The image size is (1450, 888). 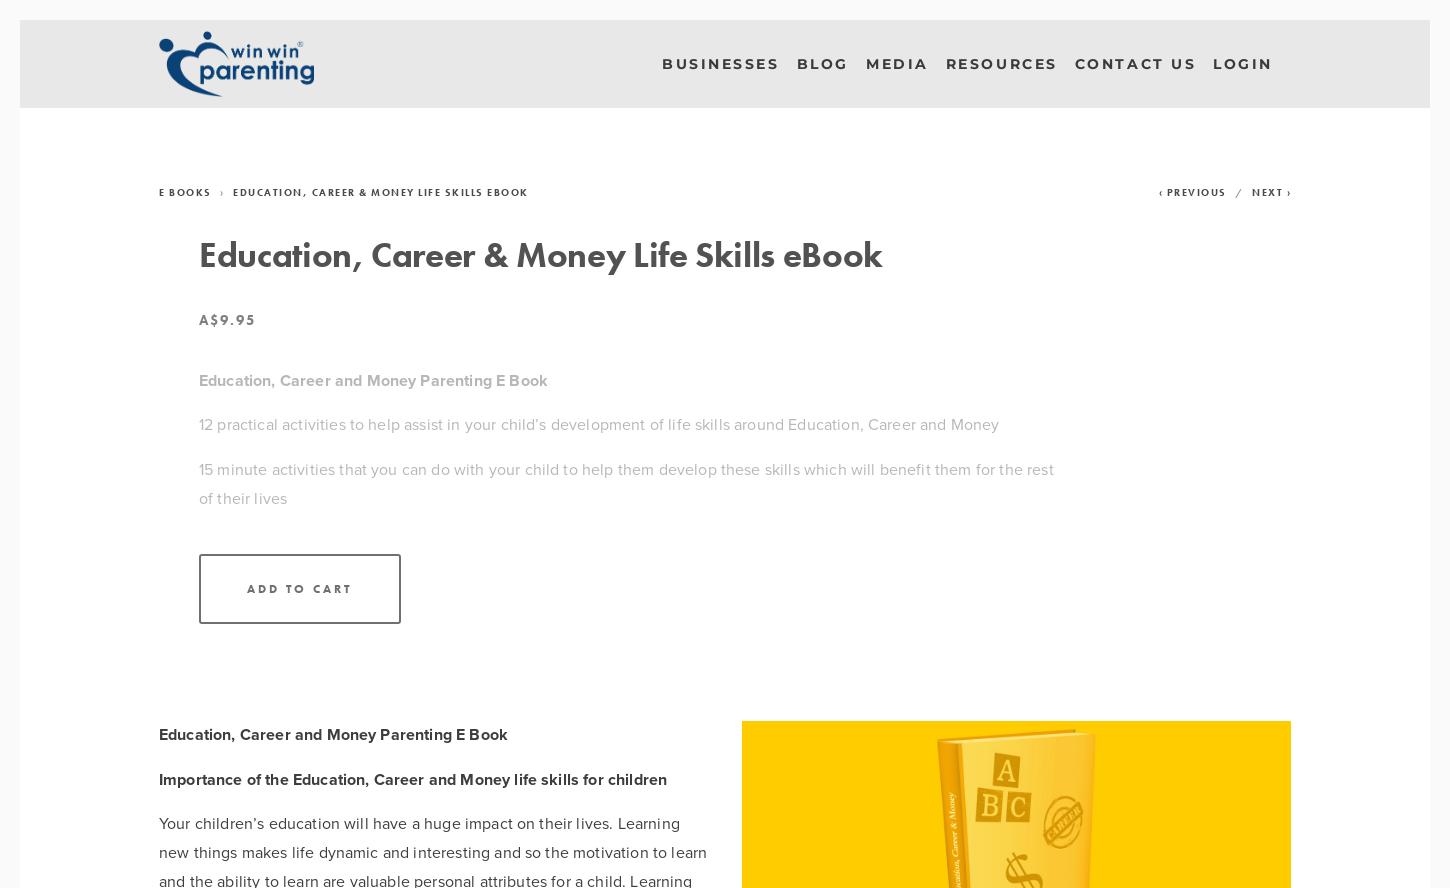 What do you see at coordinates (1134, 61) in the screenshot?
I see `'Contact Us'` at bounding box center [1134, 61].